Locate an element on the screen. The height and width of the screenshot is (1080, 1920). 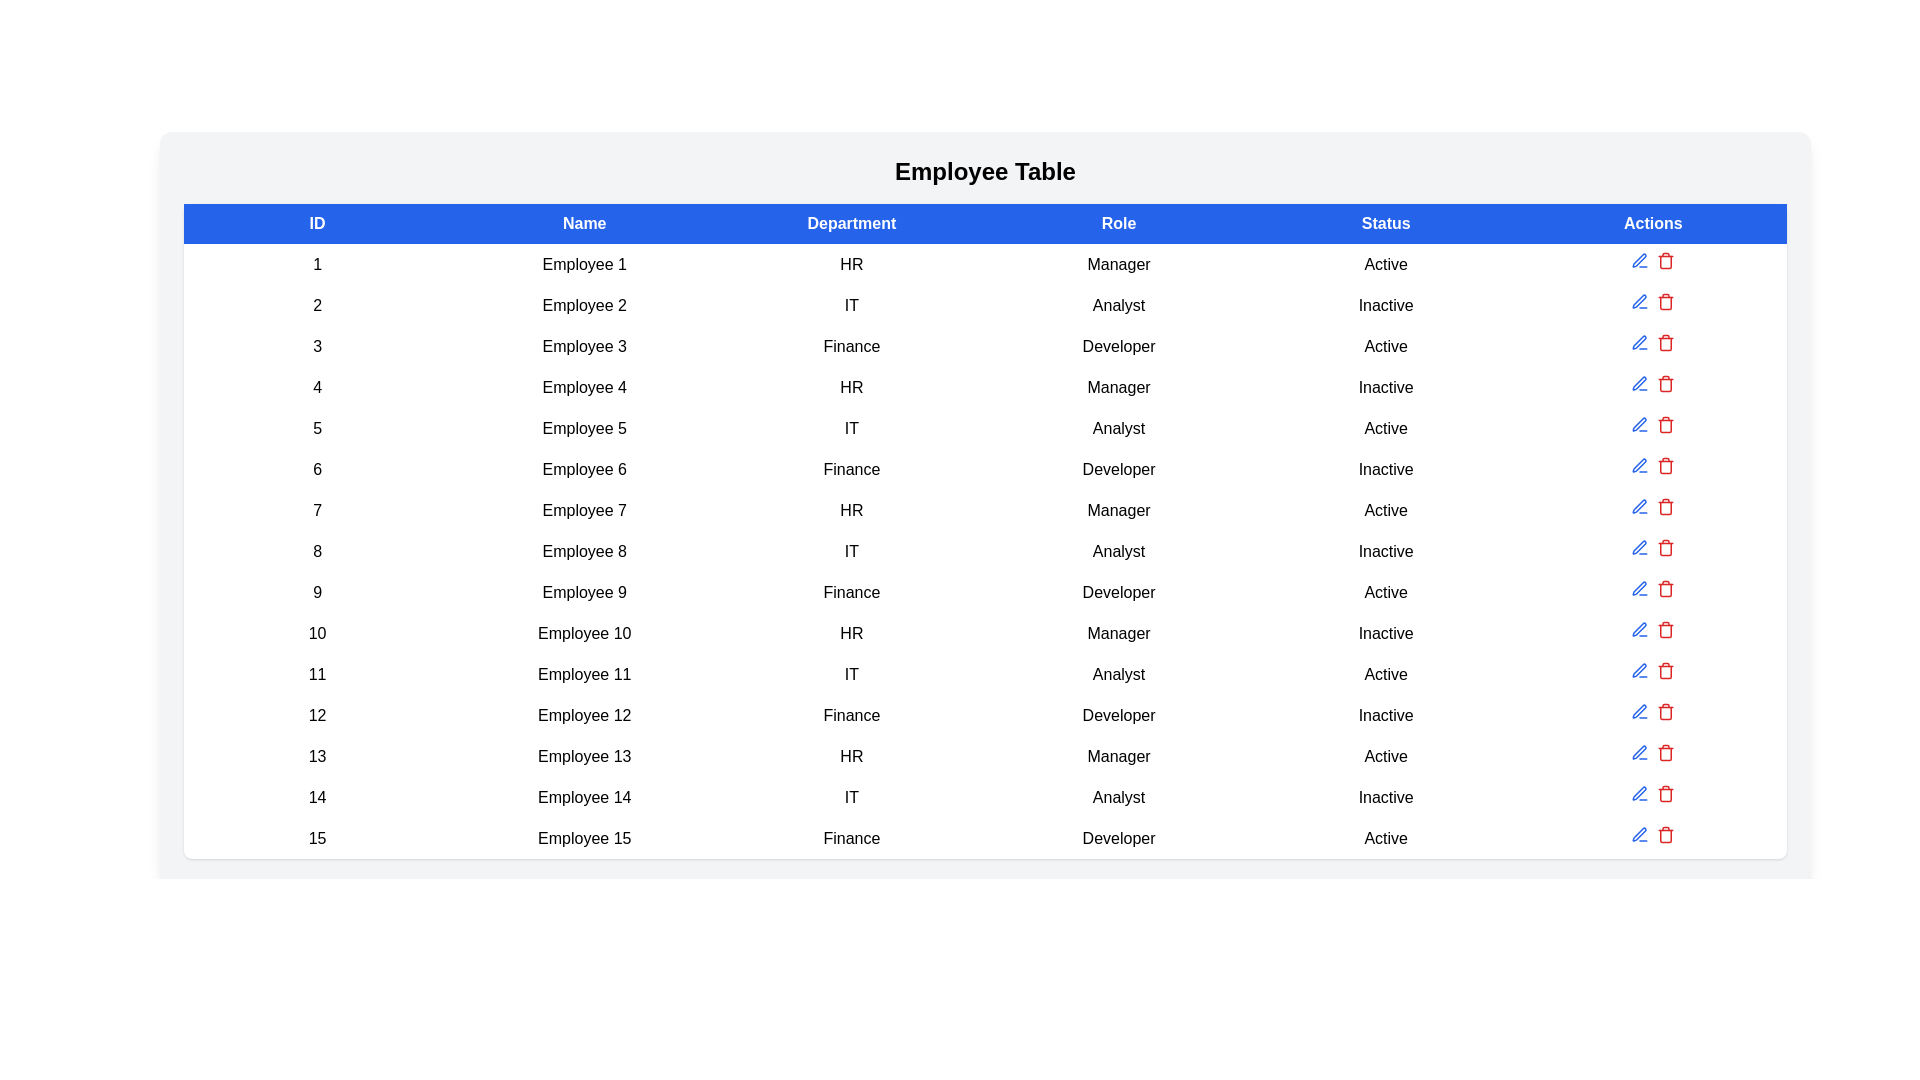
the expand/collapse control of a specific row to toggle its hierarchical details is located at coordinates (200, 249).